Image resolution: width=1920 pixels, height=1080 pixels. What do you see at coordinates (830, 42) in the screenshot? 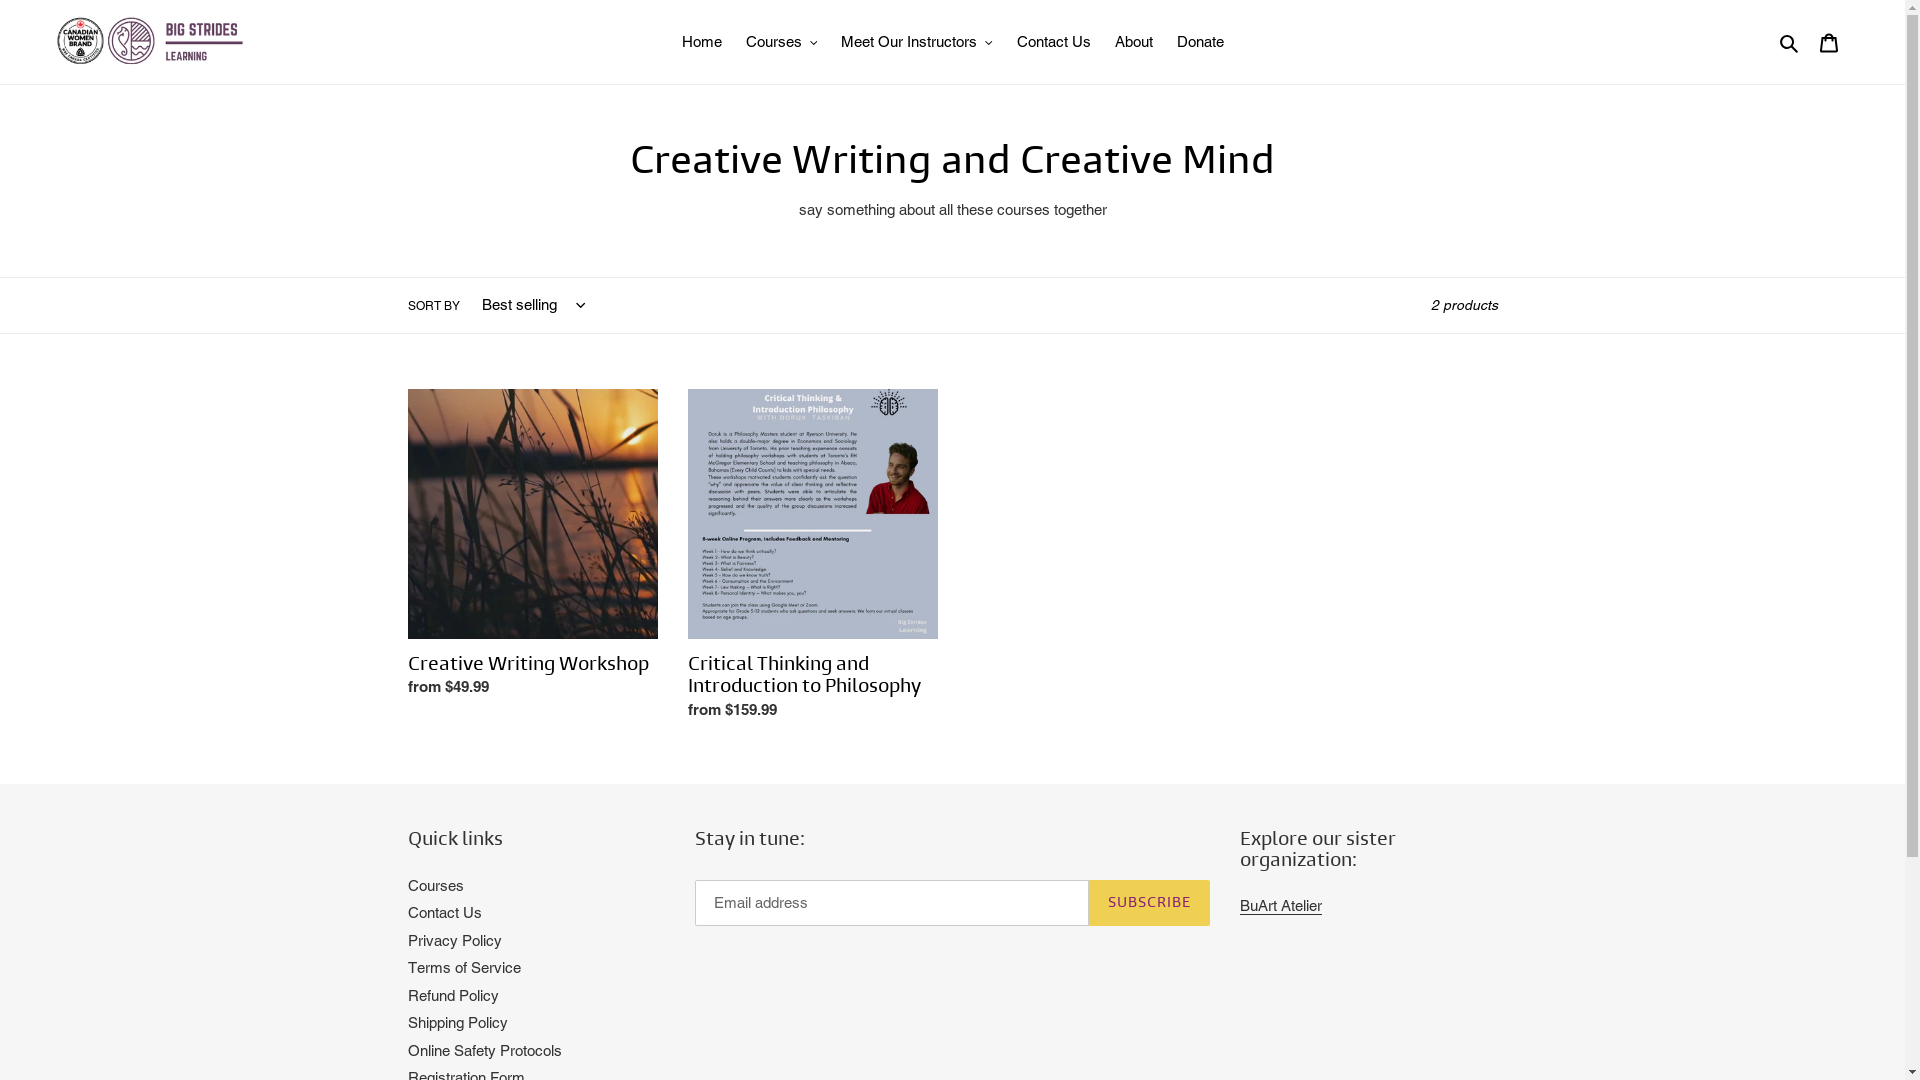
I see `'Meet Our Instructors'` at bounding box center [830, 42].